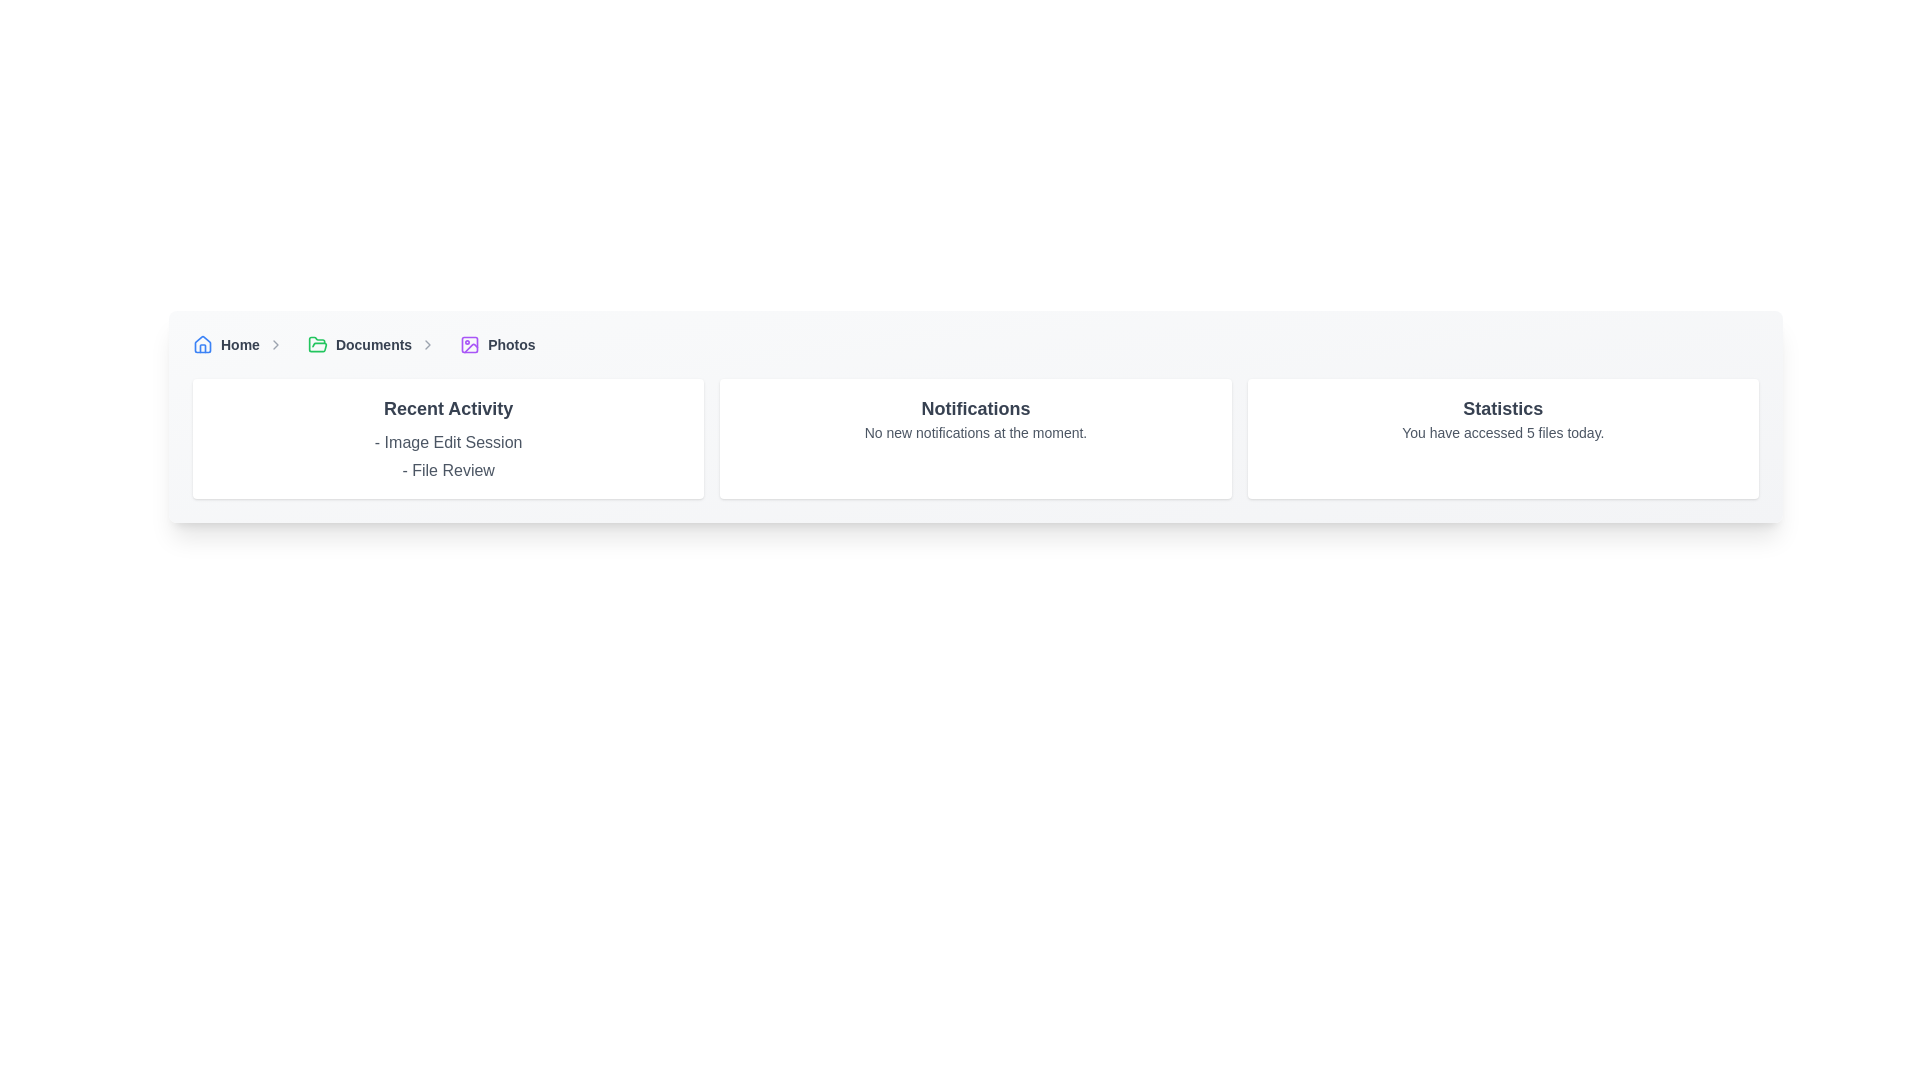 The width and height of the screenshot is (1920, 1080). Describe the element at coordinates (447, 442) in the screenshot. I see `the informational text label describing the recent activity, located under the 'Recent Activity' header, specifically the first item in the vertical list` at that location.